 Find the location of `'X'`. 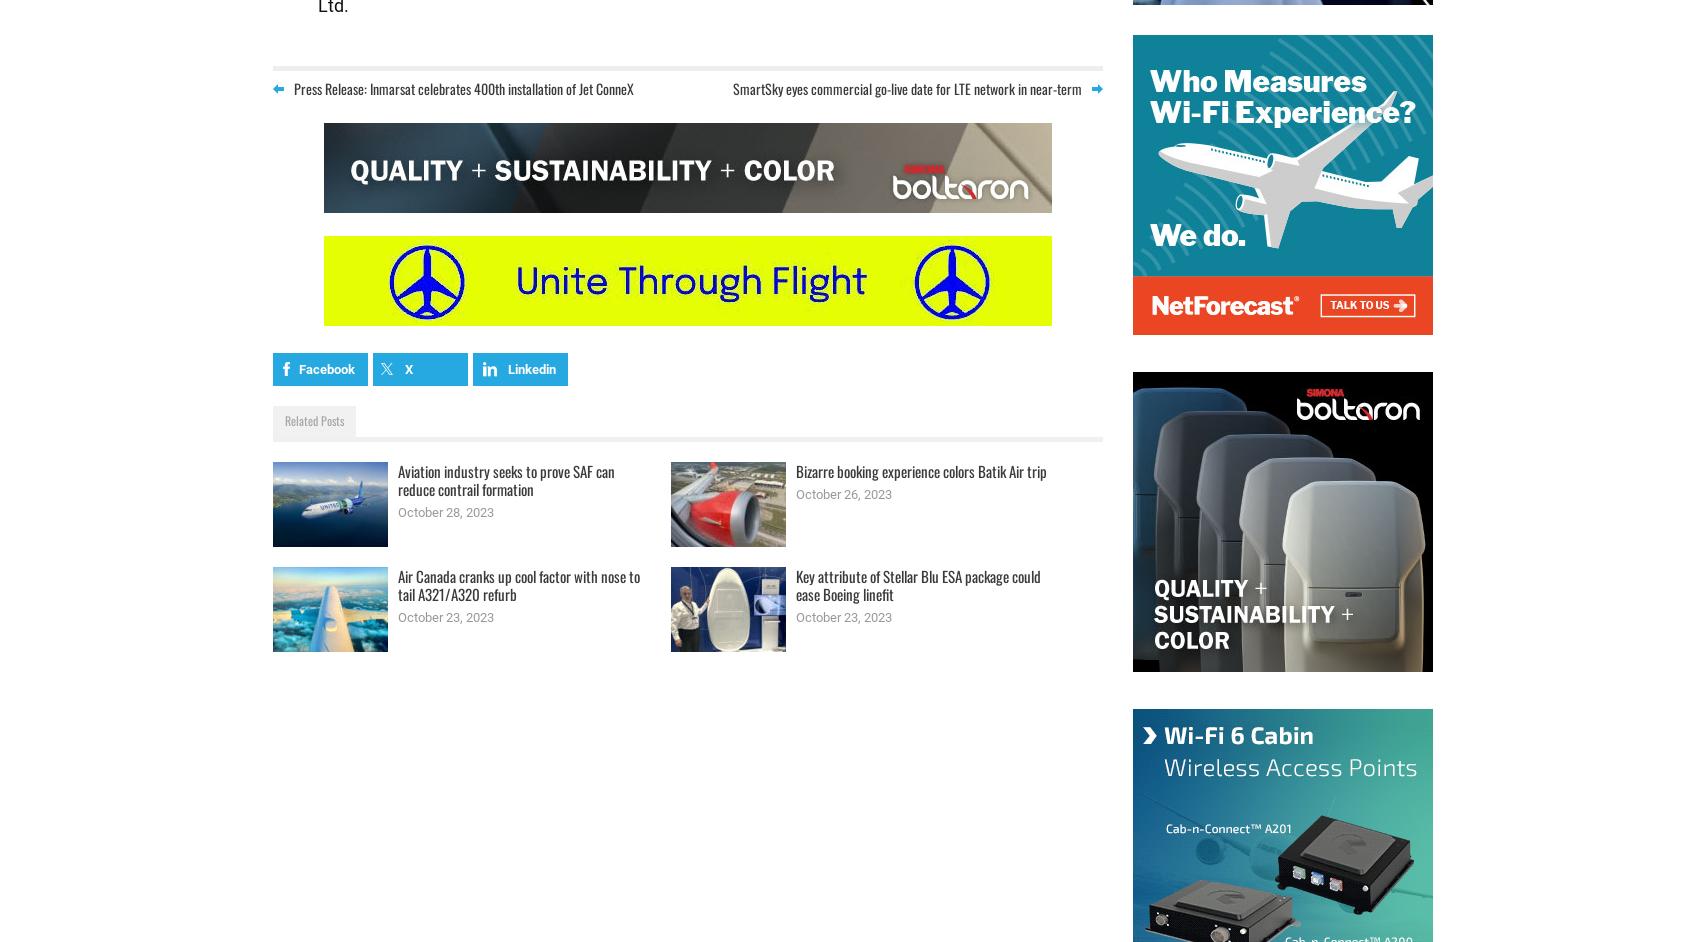

'X' is located at coordinates (407, 367).